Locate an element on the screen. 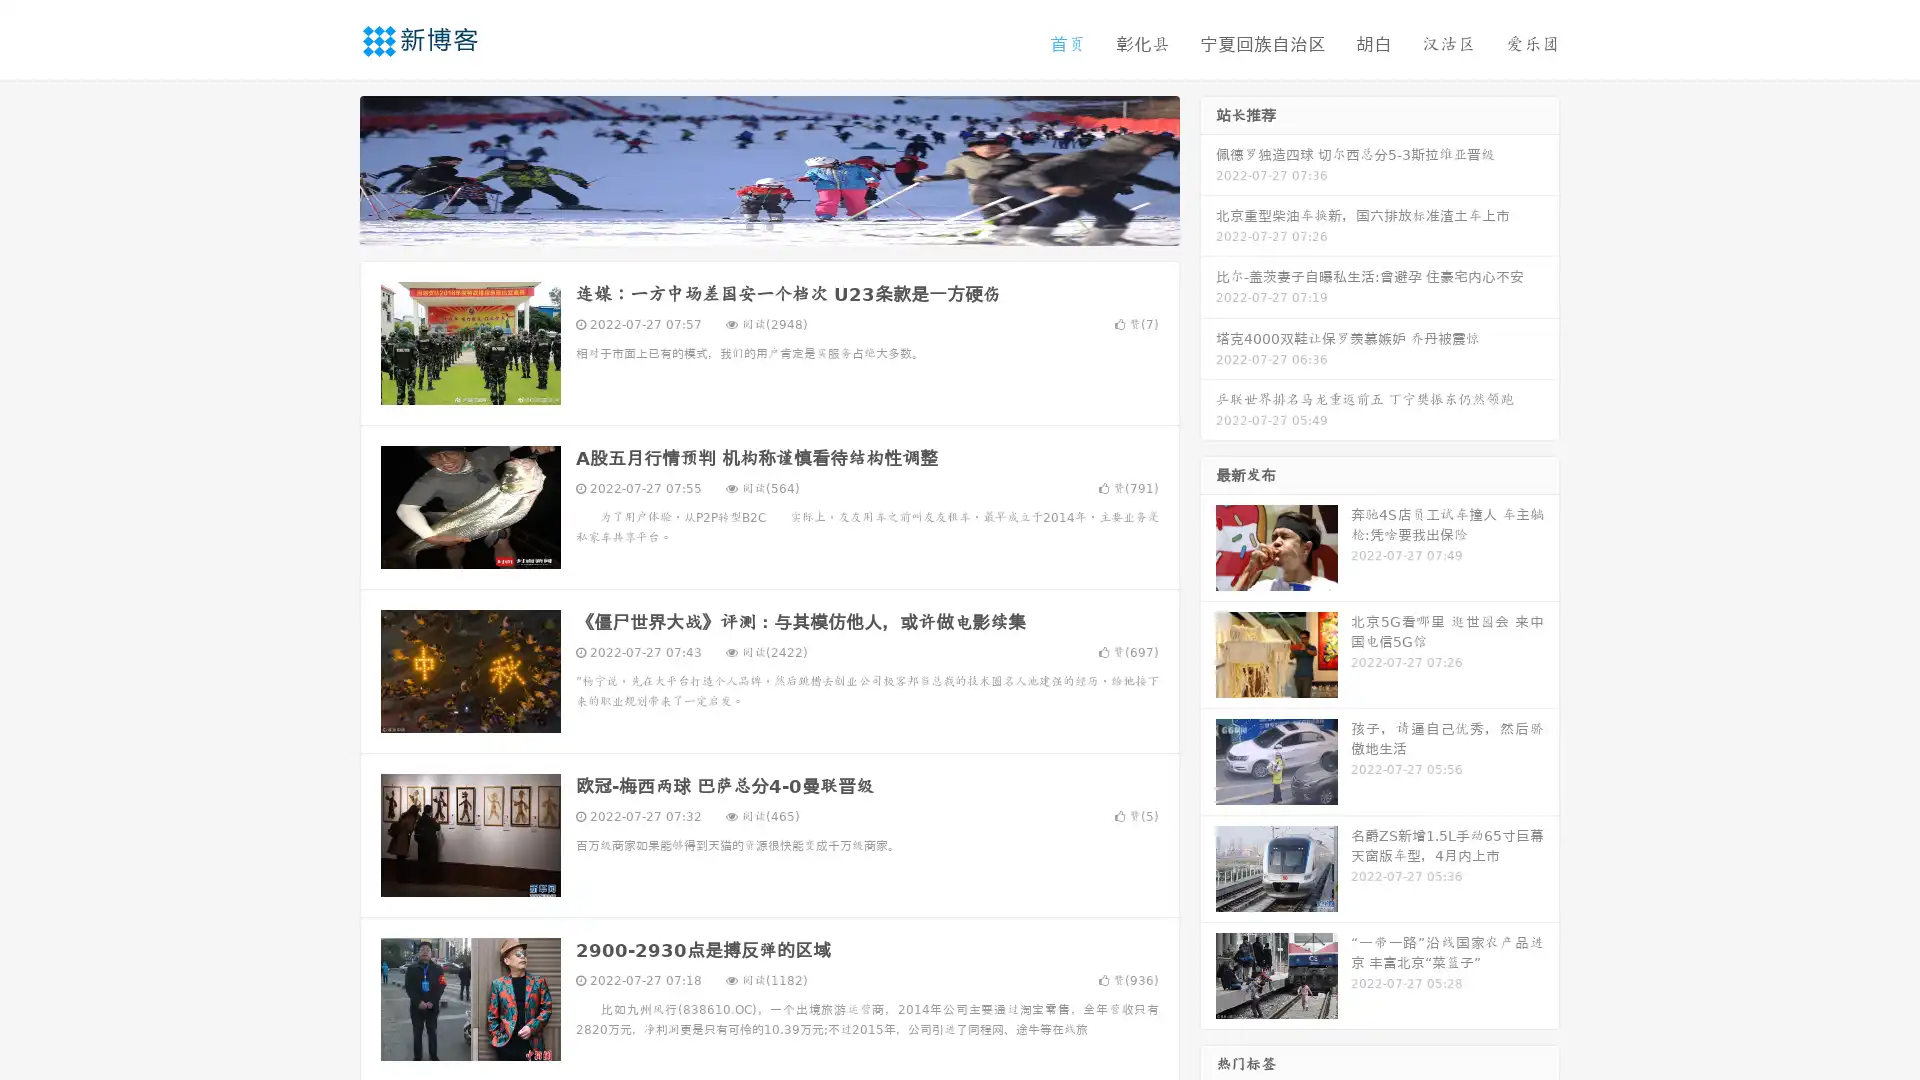 This screenshot has width=1920, height=1080. Next slide is located at coordinates (1208, 168).